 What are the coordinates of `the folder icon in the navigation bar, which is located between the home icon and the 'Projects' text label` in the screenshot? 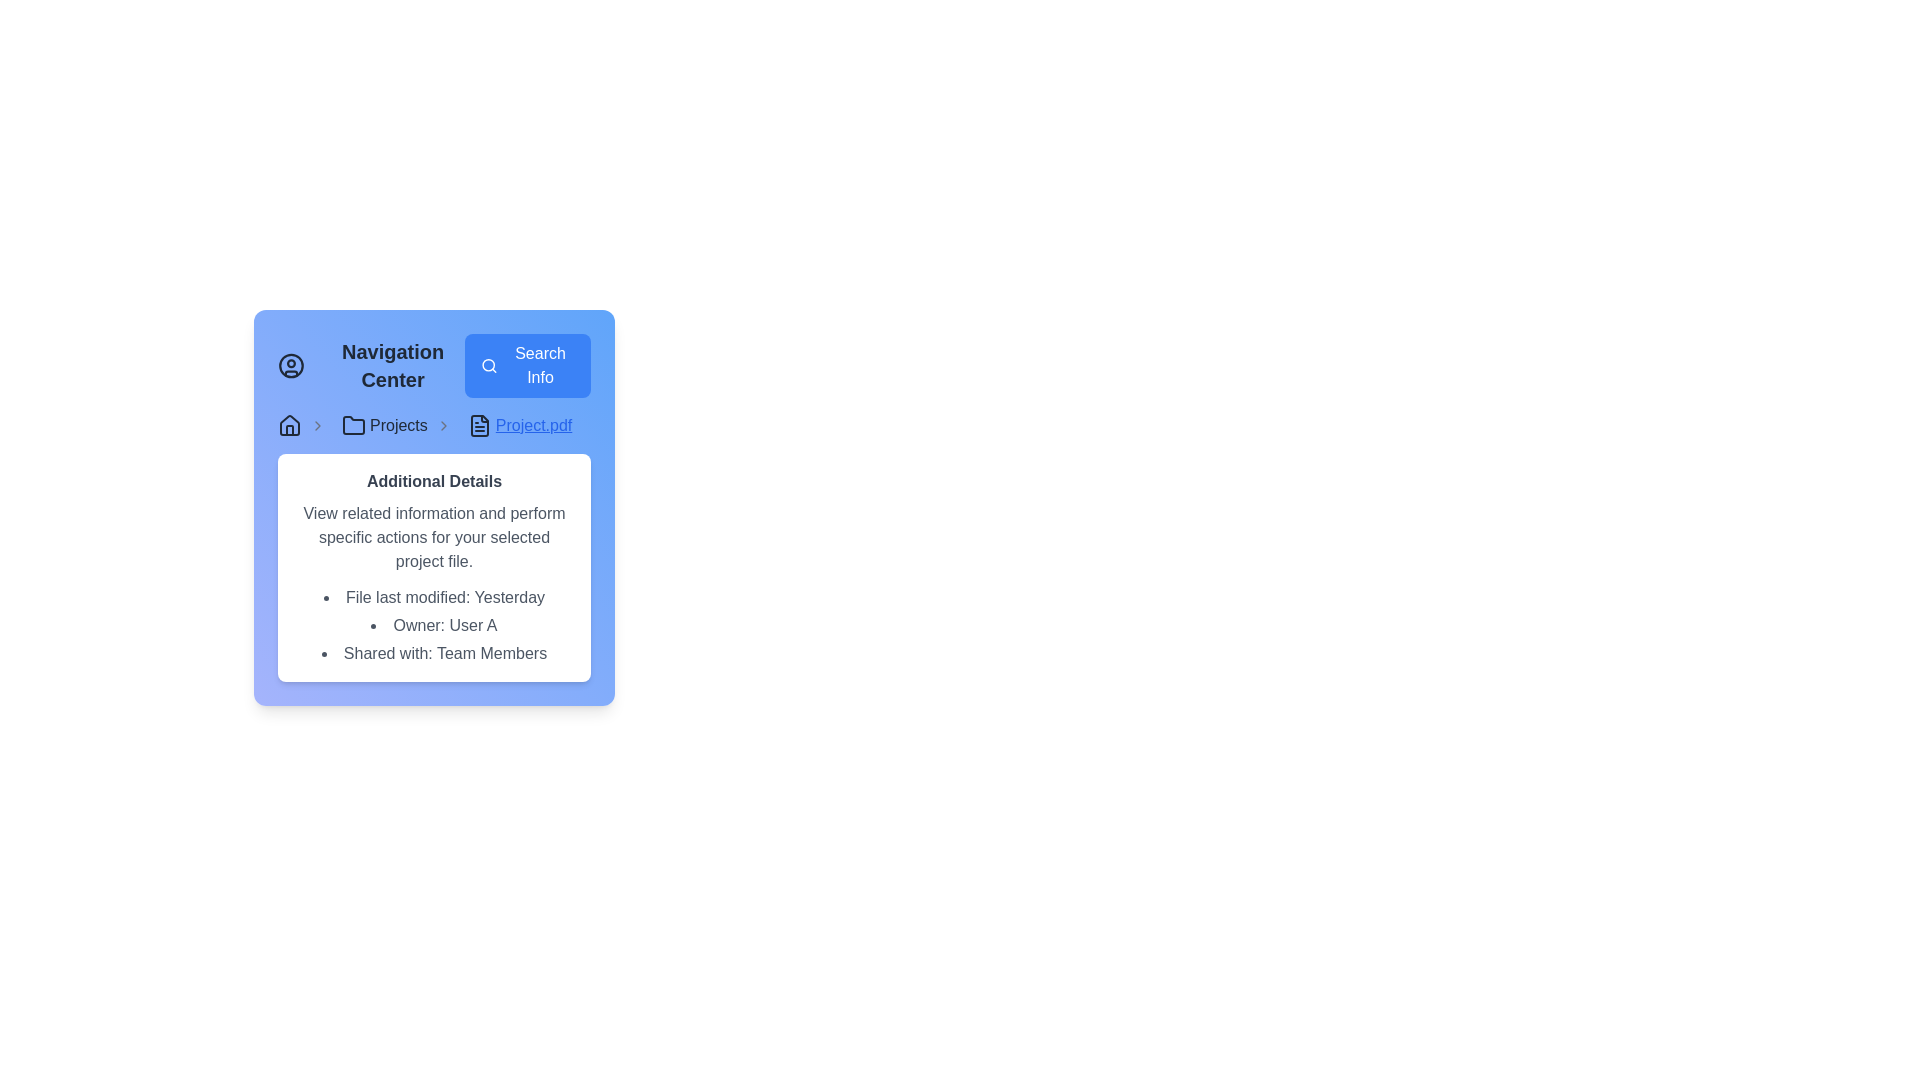 It's located at (354, 424).